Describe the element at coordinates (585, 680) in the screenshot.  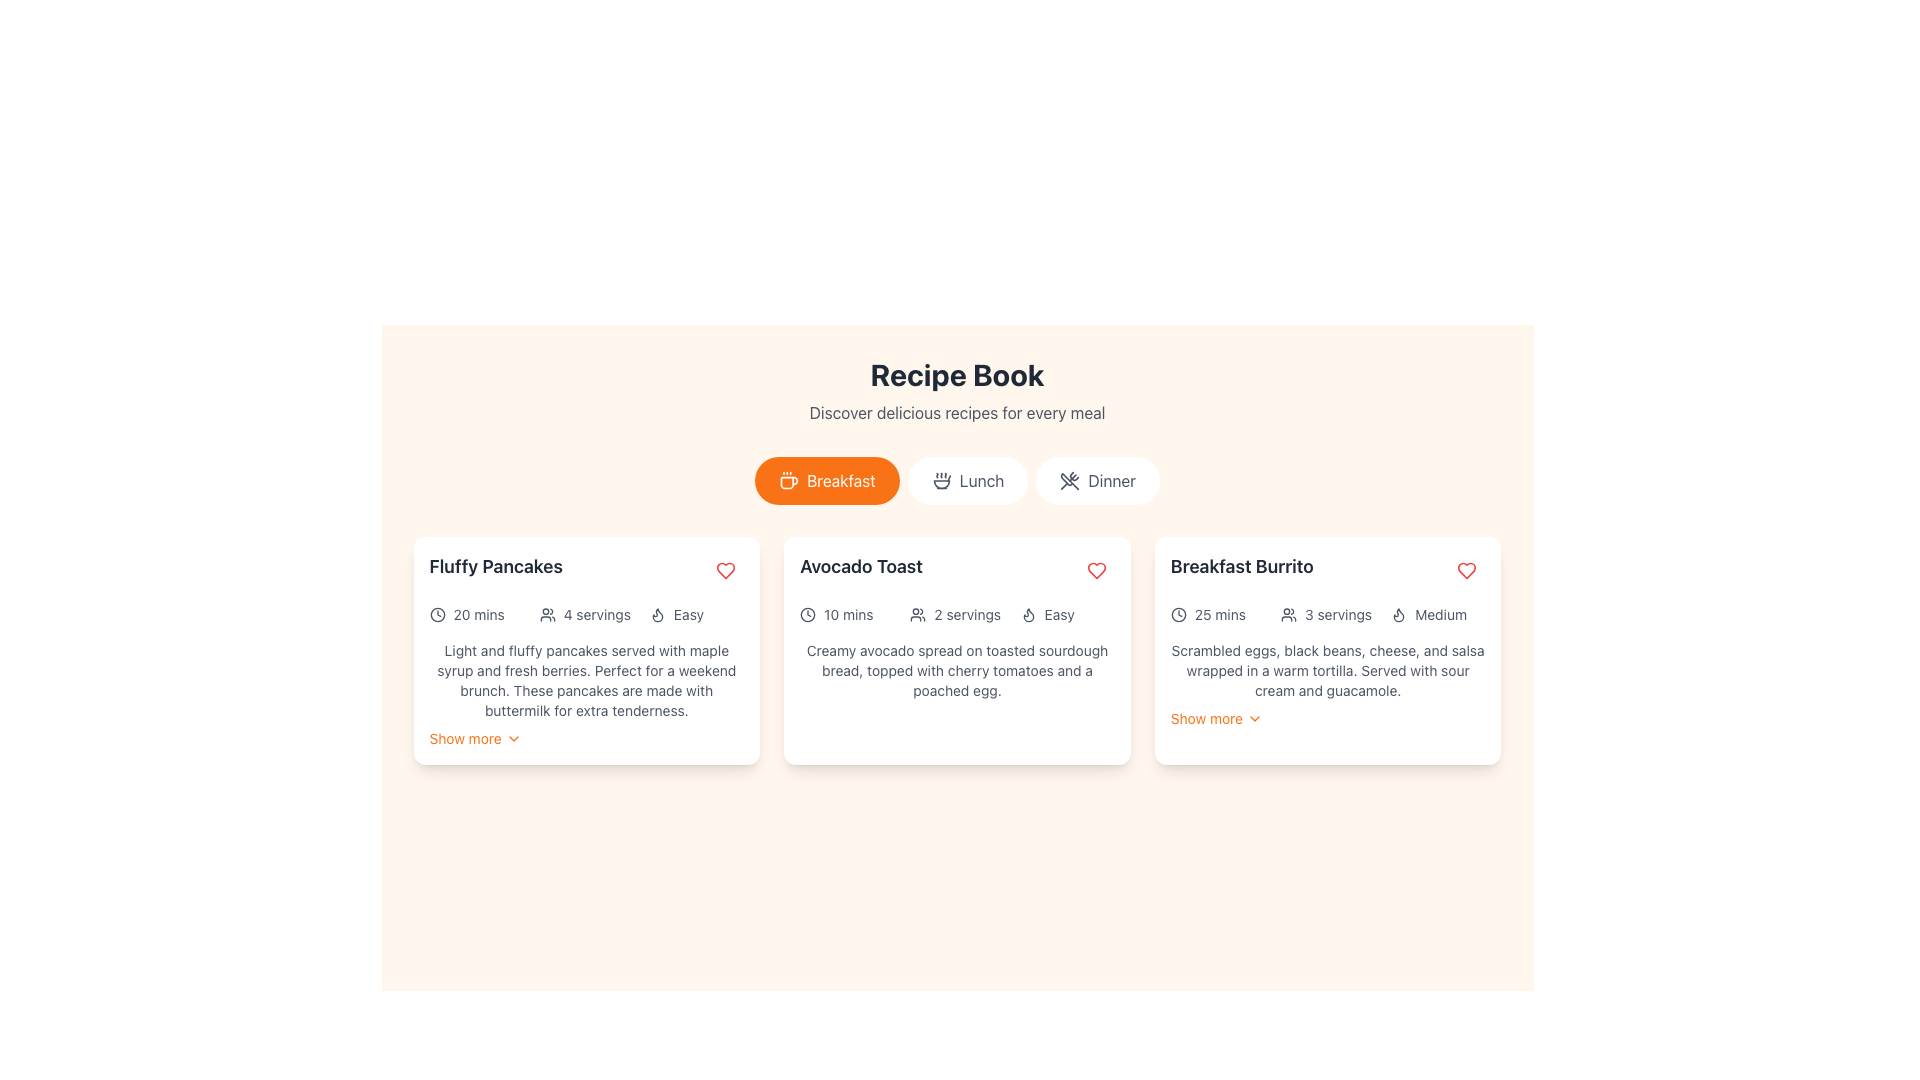
I see `the descriptive text block mentioning 'Light and fluffy pancakes' located in the first recipe card titled 'Fluffy Pancakes'` at that location.